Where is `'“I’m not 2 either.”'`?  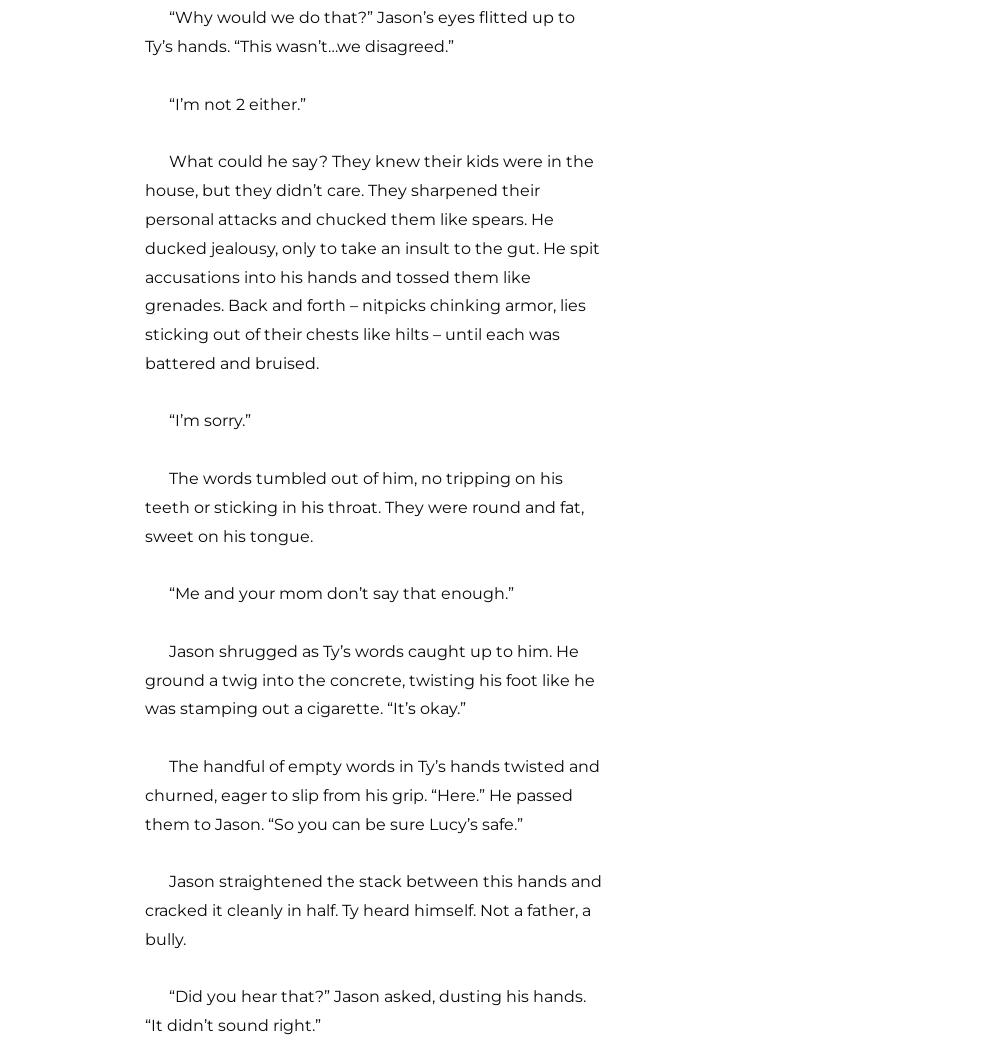
'“I’m not 2 either.”' is located at coordinates (224, 102).